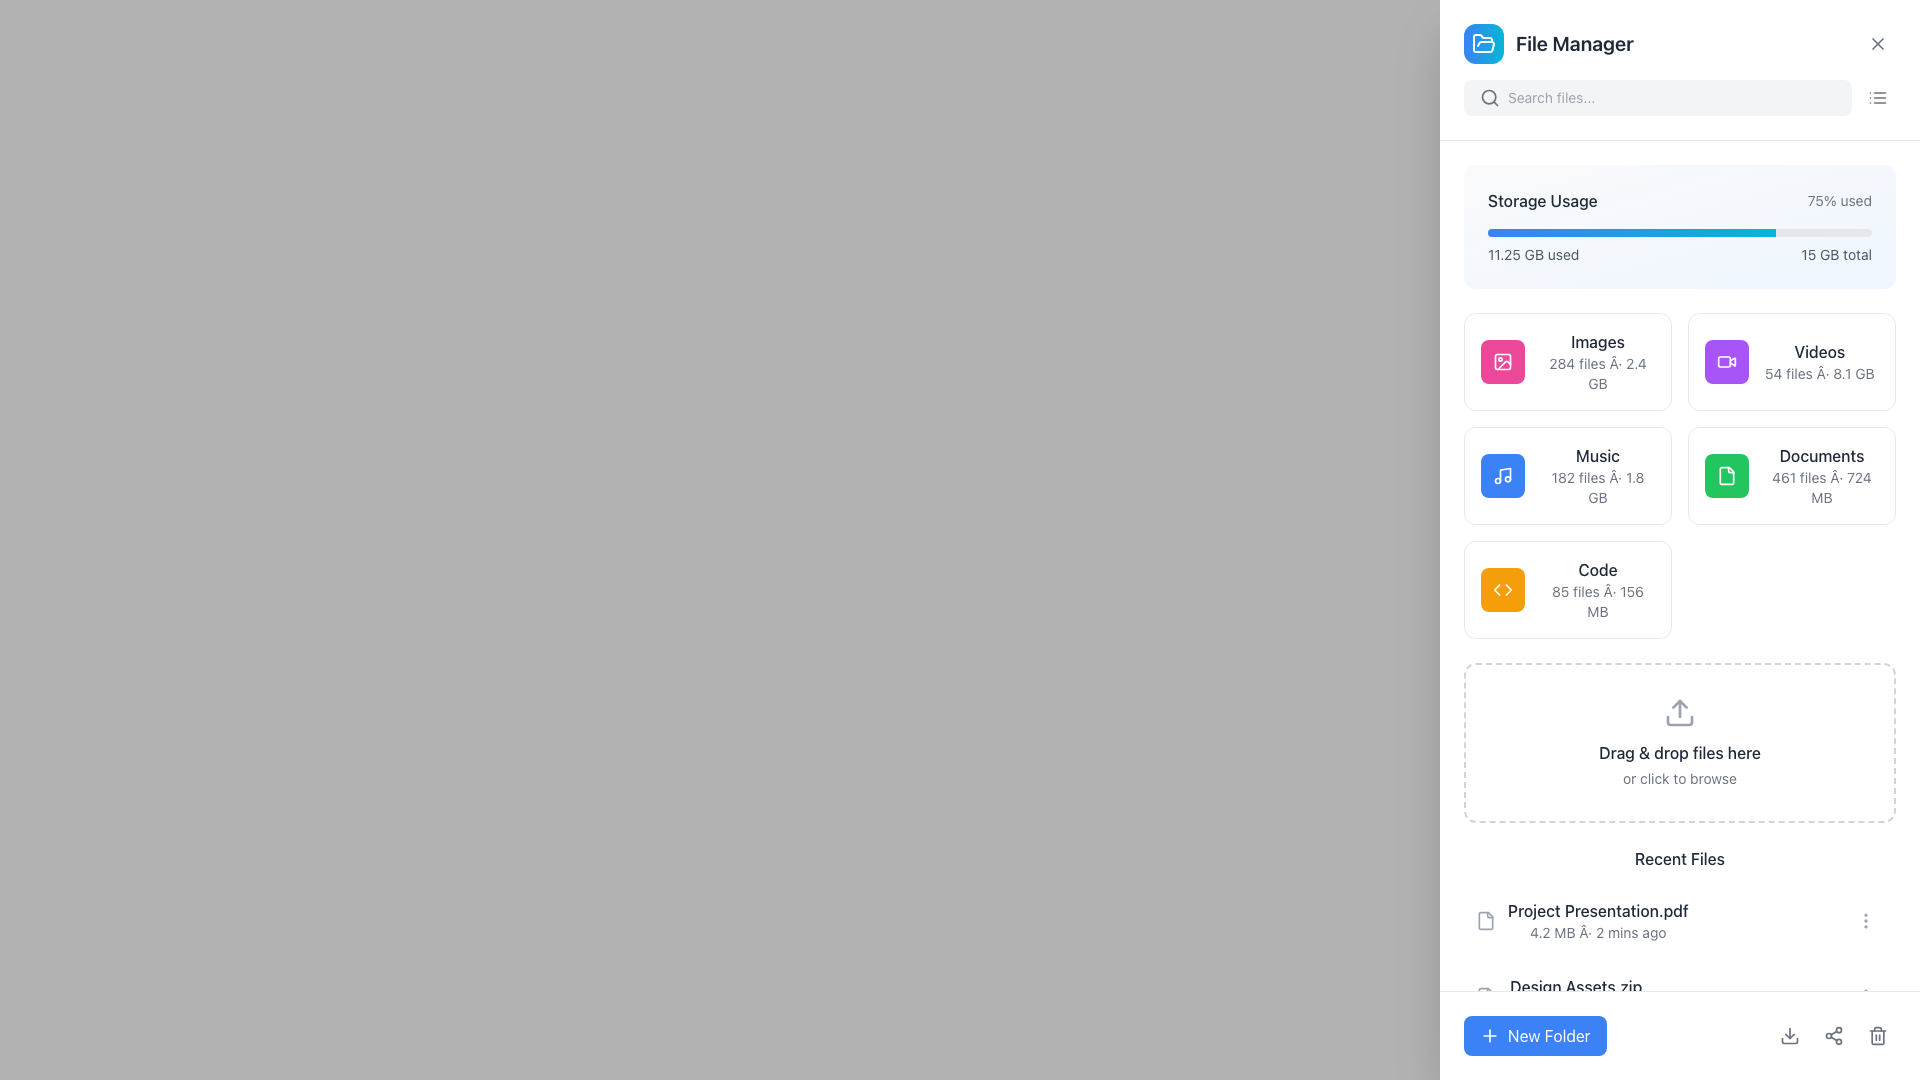  What do you see at coordinates (1839, 200) in the screenshot?
I see `the Label/Text Information that displays the percentage value of used storage, located in the top-right area of the 'Storage Usage' section, right of the 'Storage Usage' label and above the progress bar` at bounding box center [1839, 200].